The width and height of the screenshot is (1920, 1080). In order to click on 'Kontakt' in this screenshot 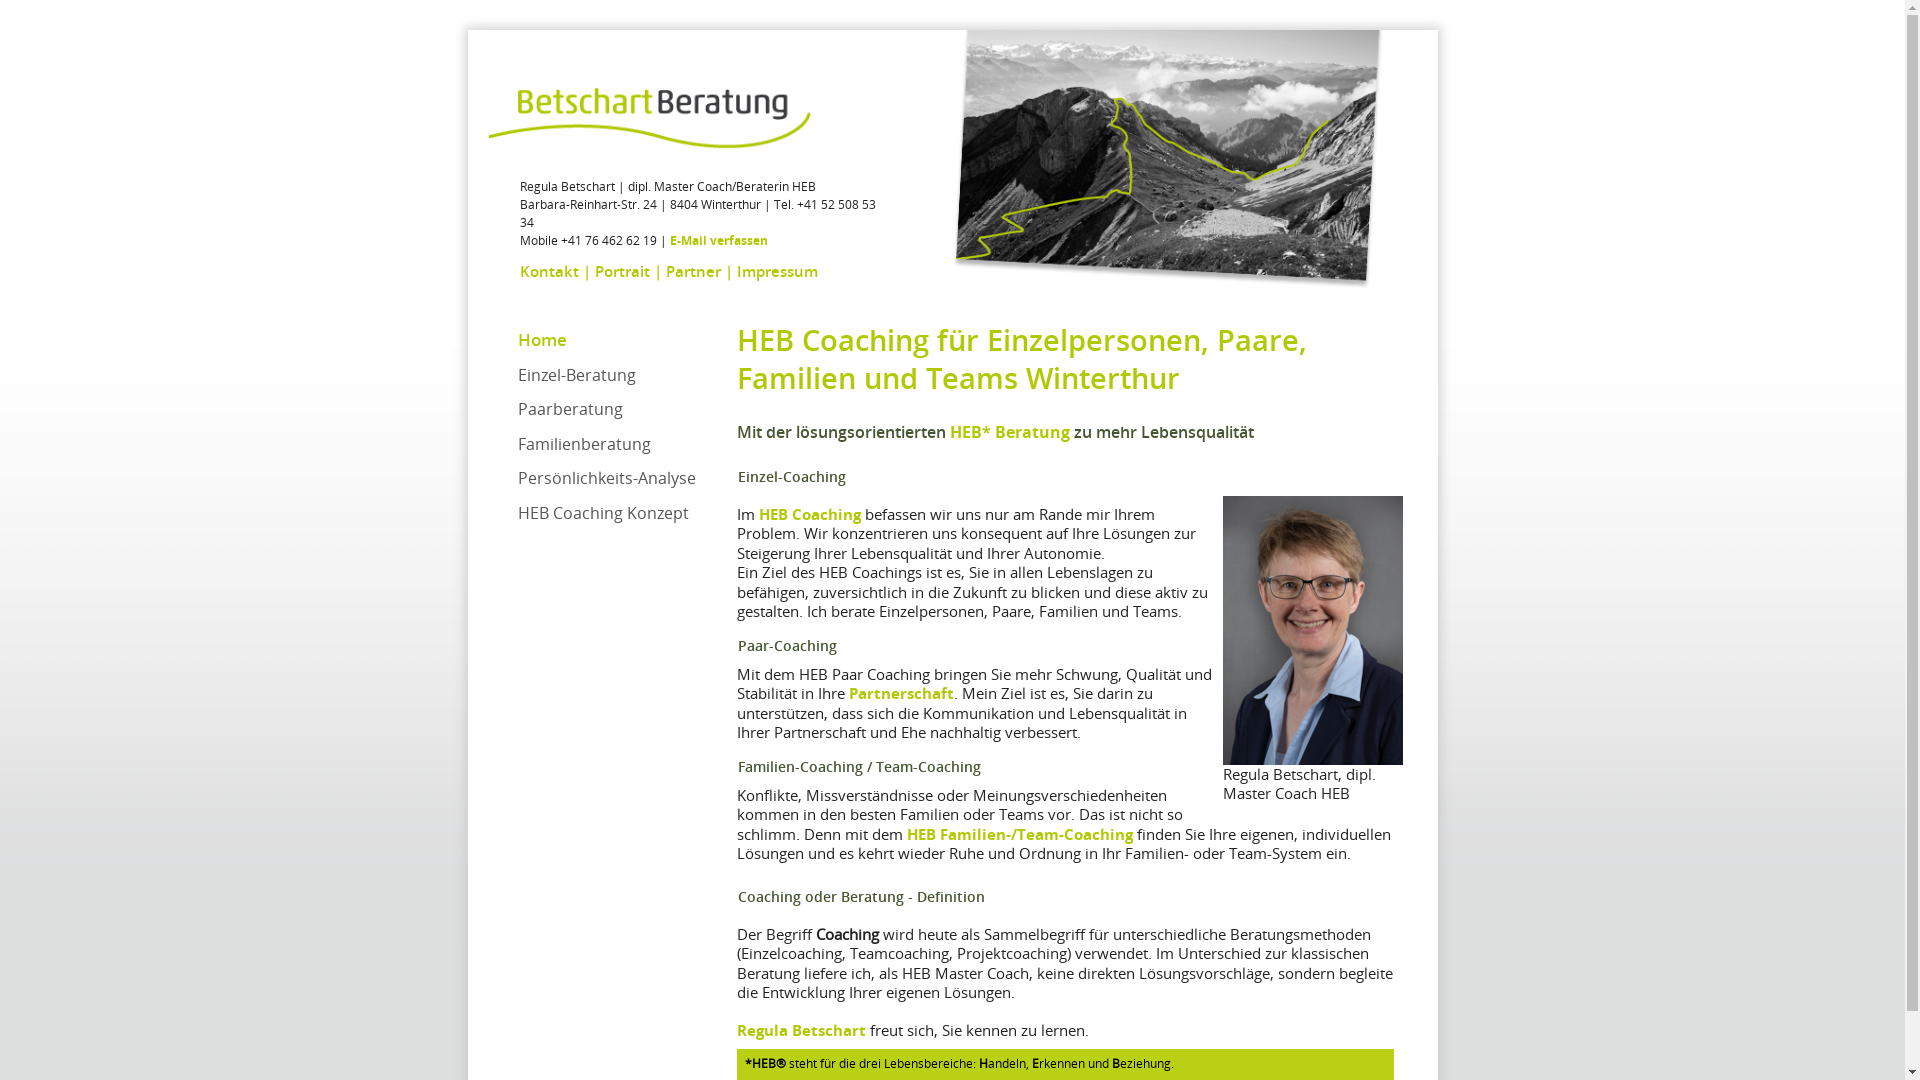, I will do `click(519, 270)`.